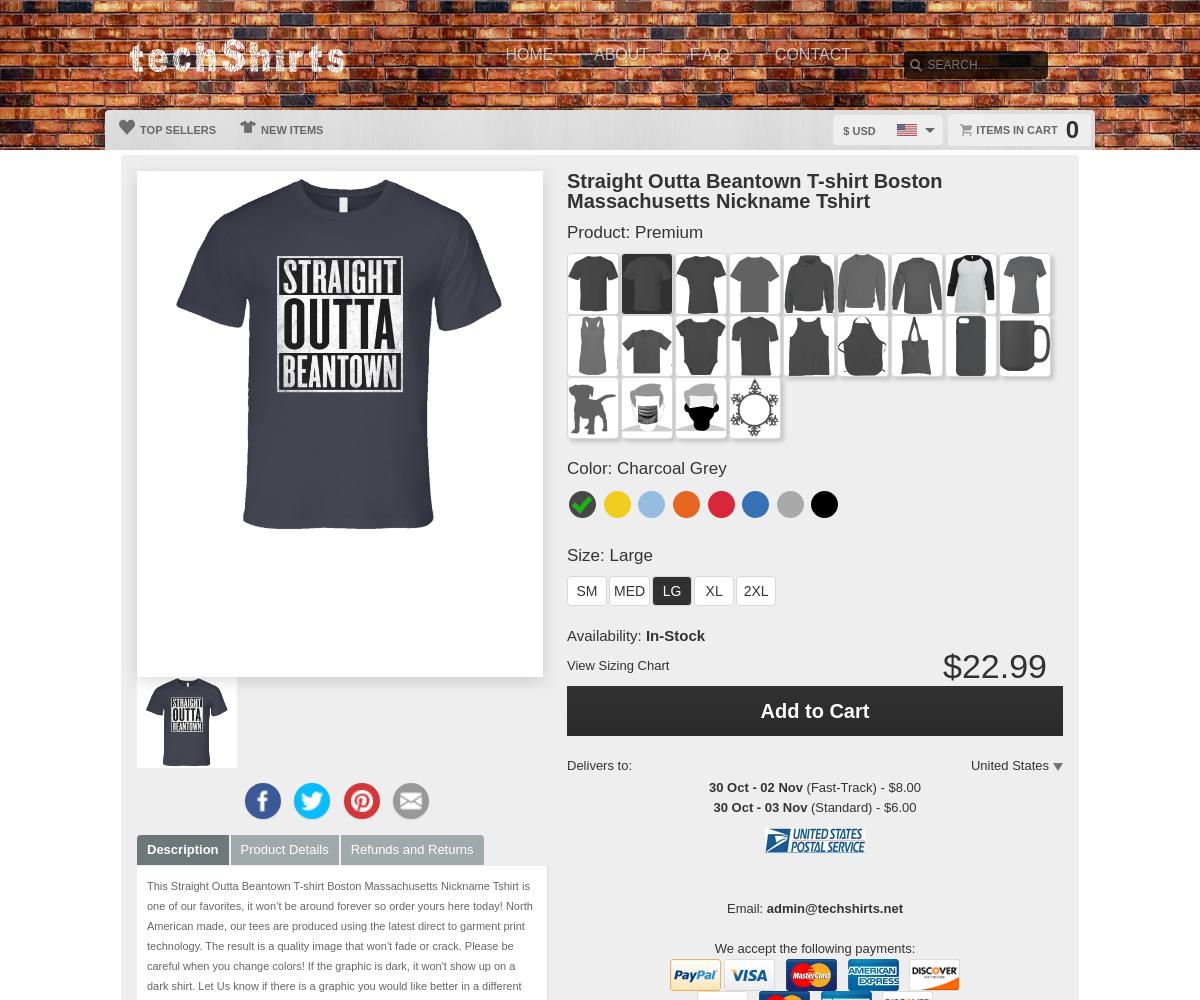  What do you see at coordinates (813, 947) in the screenshot?
I see `'We accept the following payments:'` at bounding box center [813, 947].